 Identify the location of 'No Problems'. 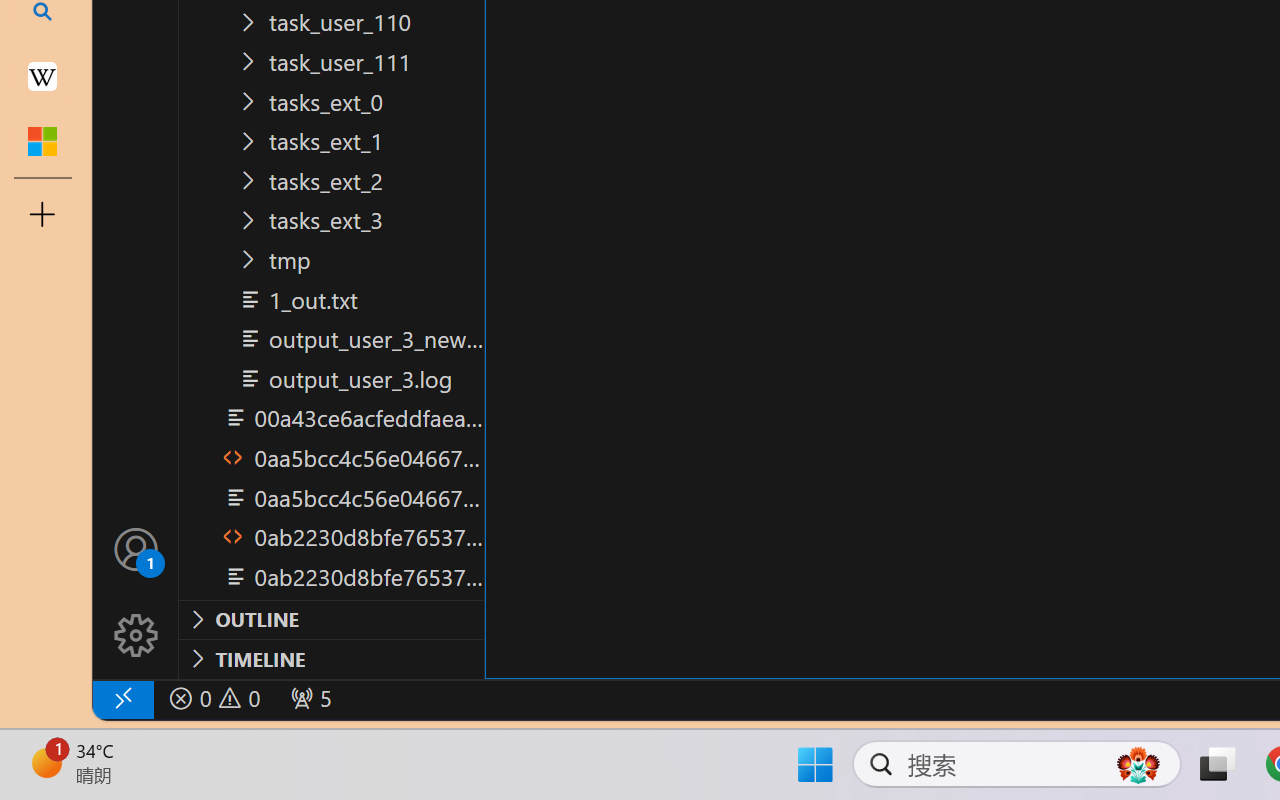
(213, 698).